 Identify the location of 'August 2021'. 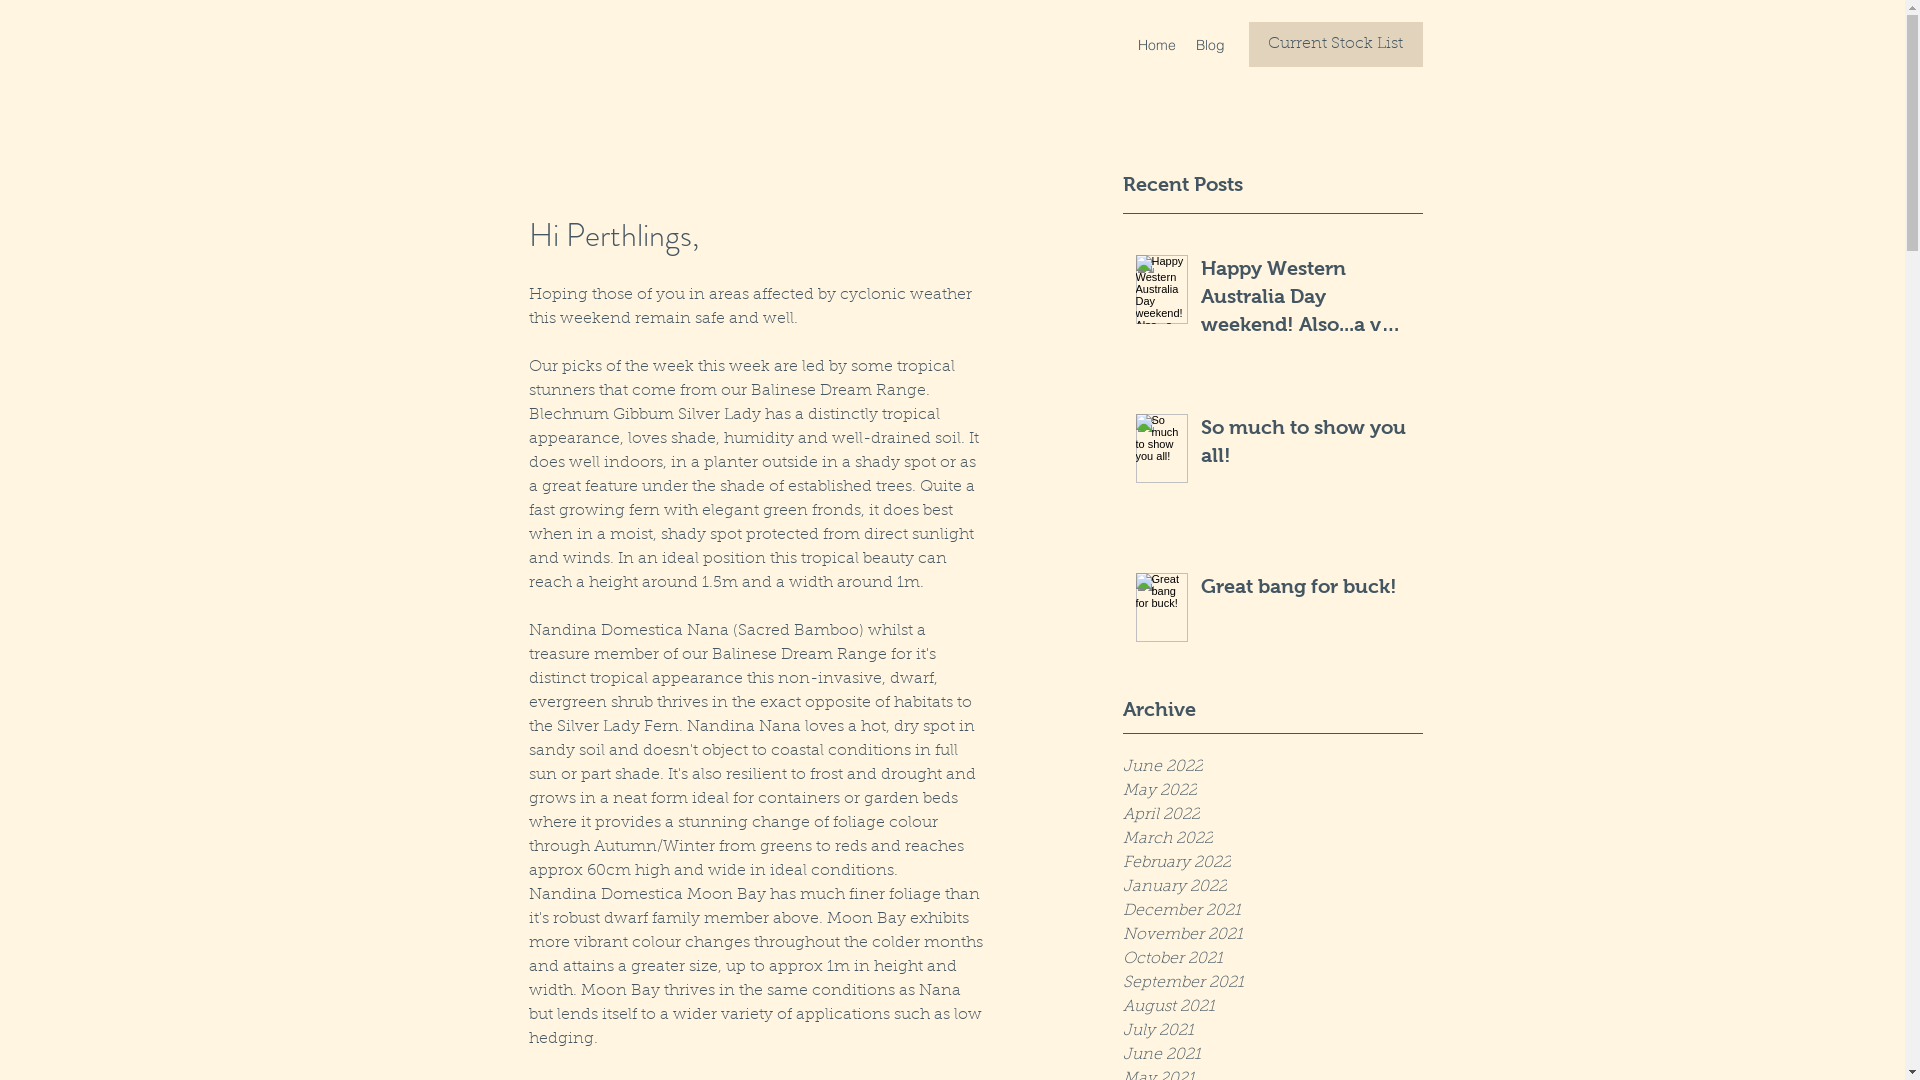
(1271, 1006).